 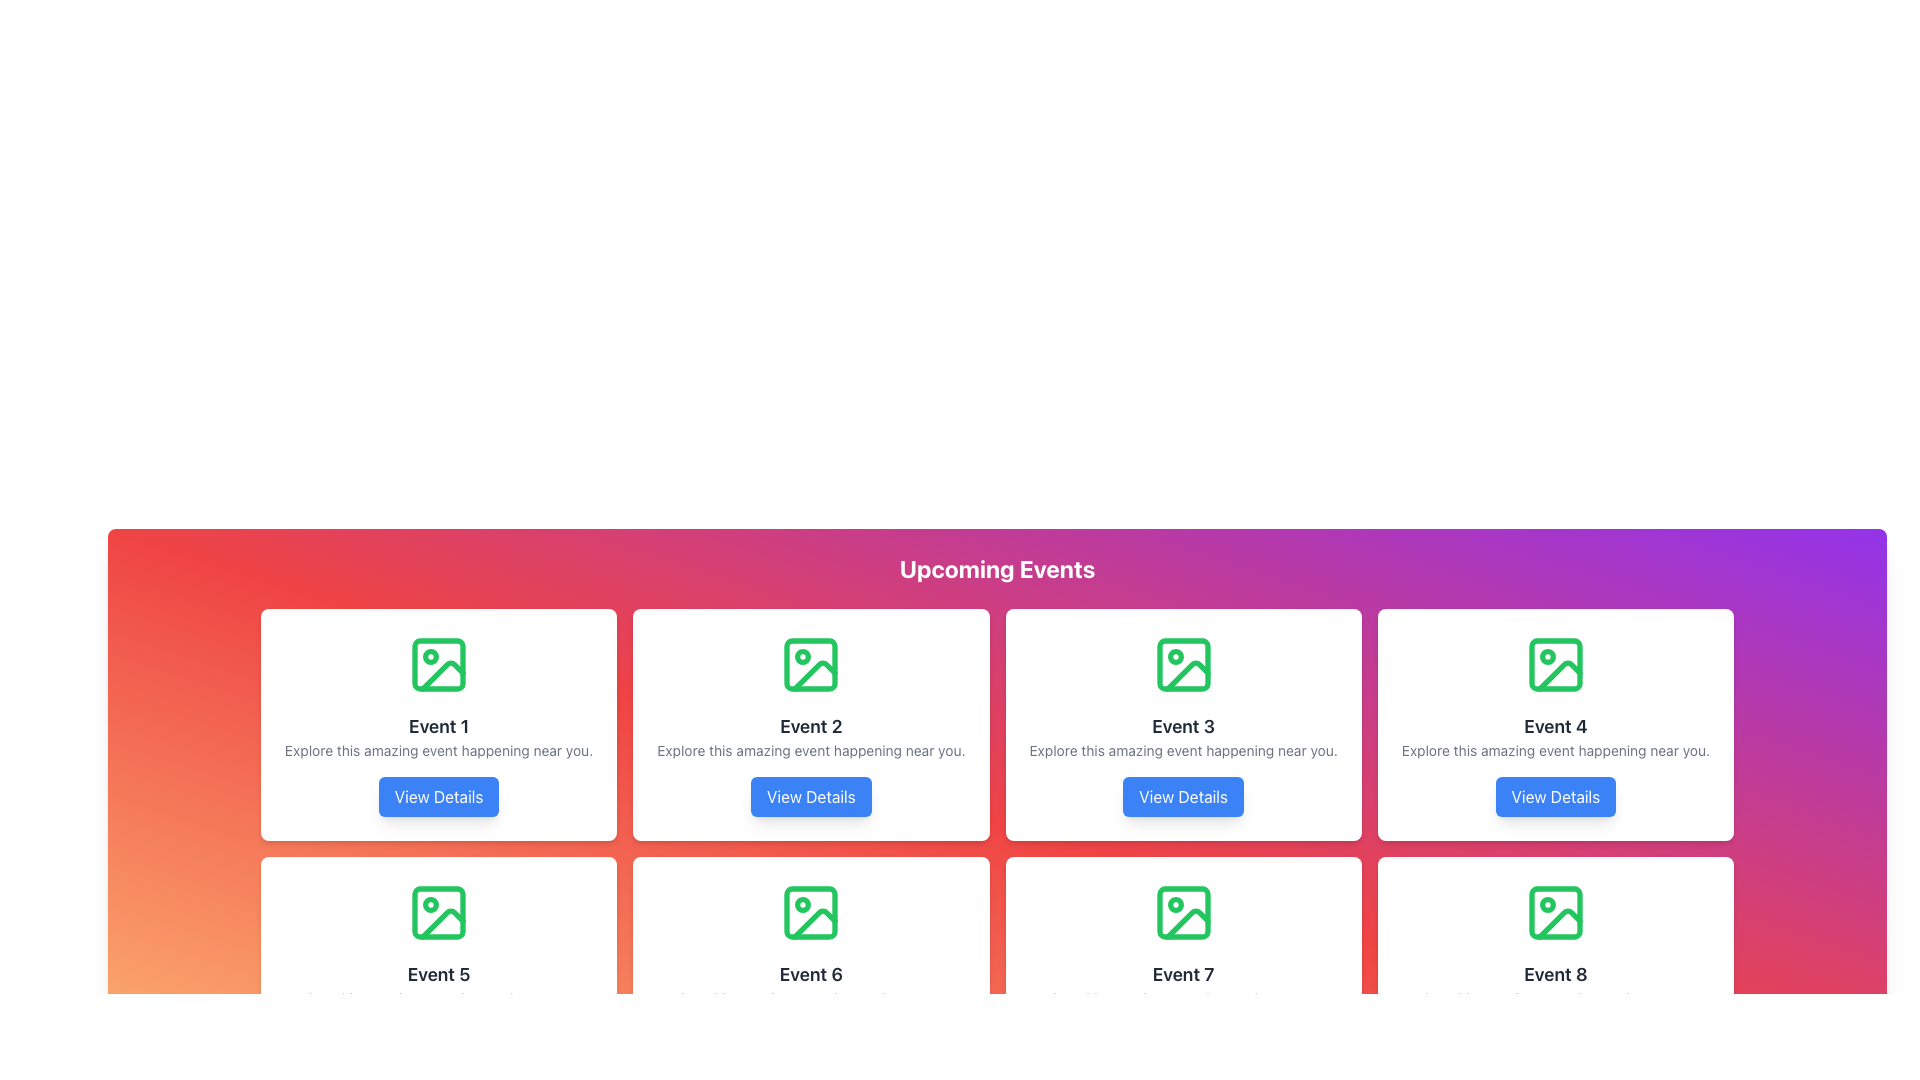 What do you see at coordinates (811, 664) in the screenshot?
I see `the 'Event 2' card icon, which is a visual representation for the event and located centrally in the top row of the grid layout` at bounding box center [811, 664].